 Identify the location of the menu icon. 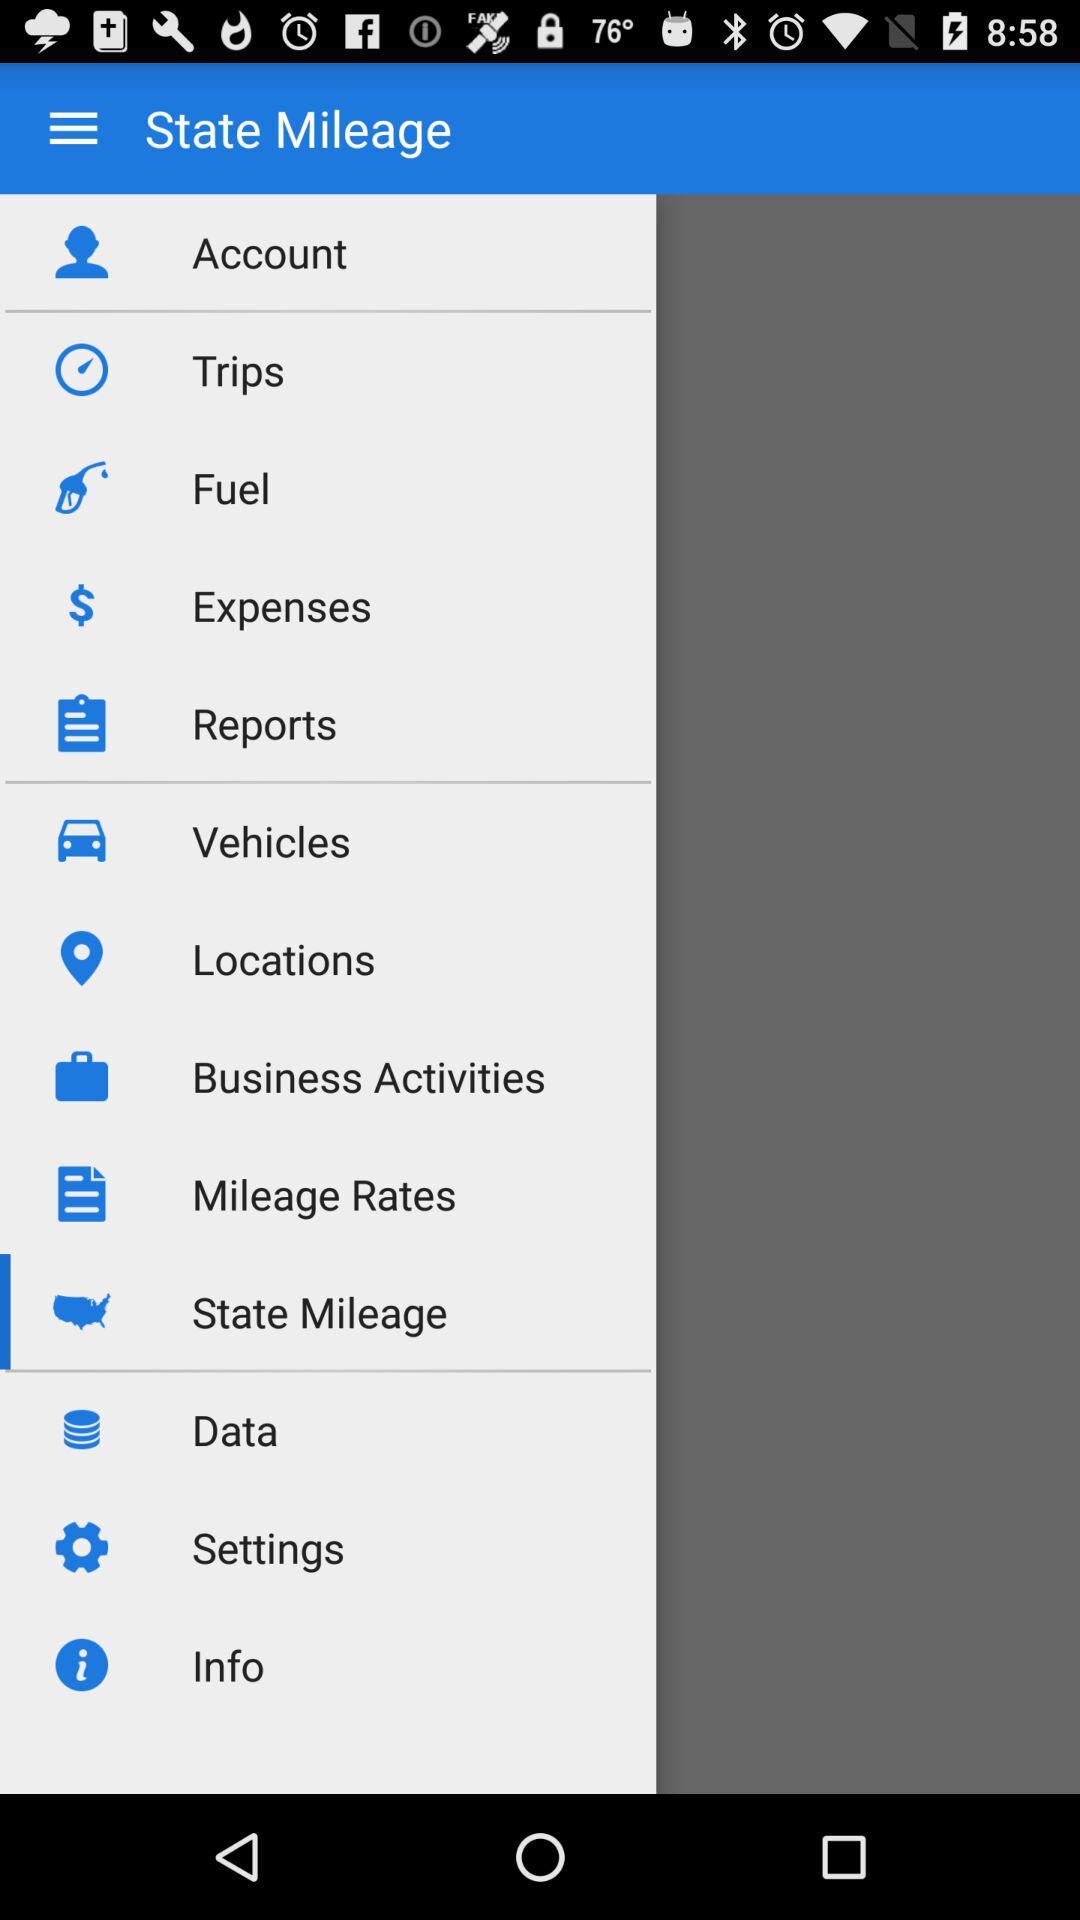
(72, 136).